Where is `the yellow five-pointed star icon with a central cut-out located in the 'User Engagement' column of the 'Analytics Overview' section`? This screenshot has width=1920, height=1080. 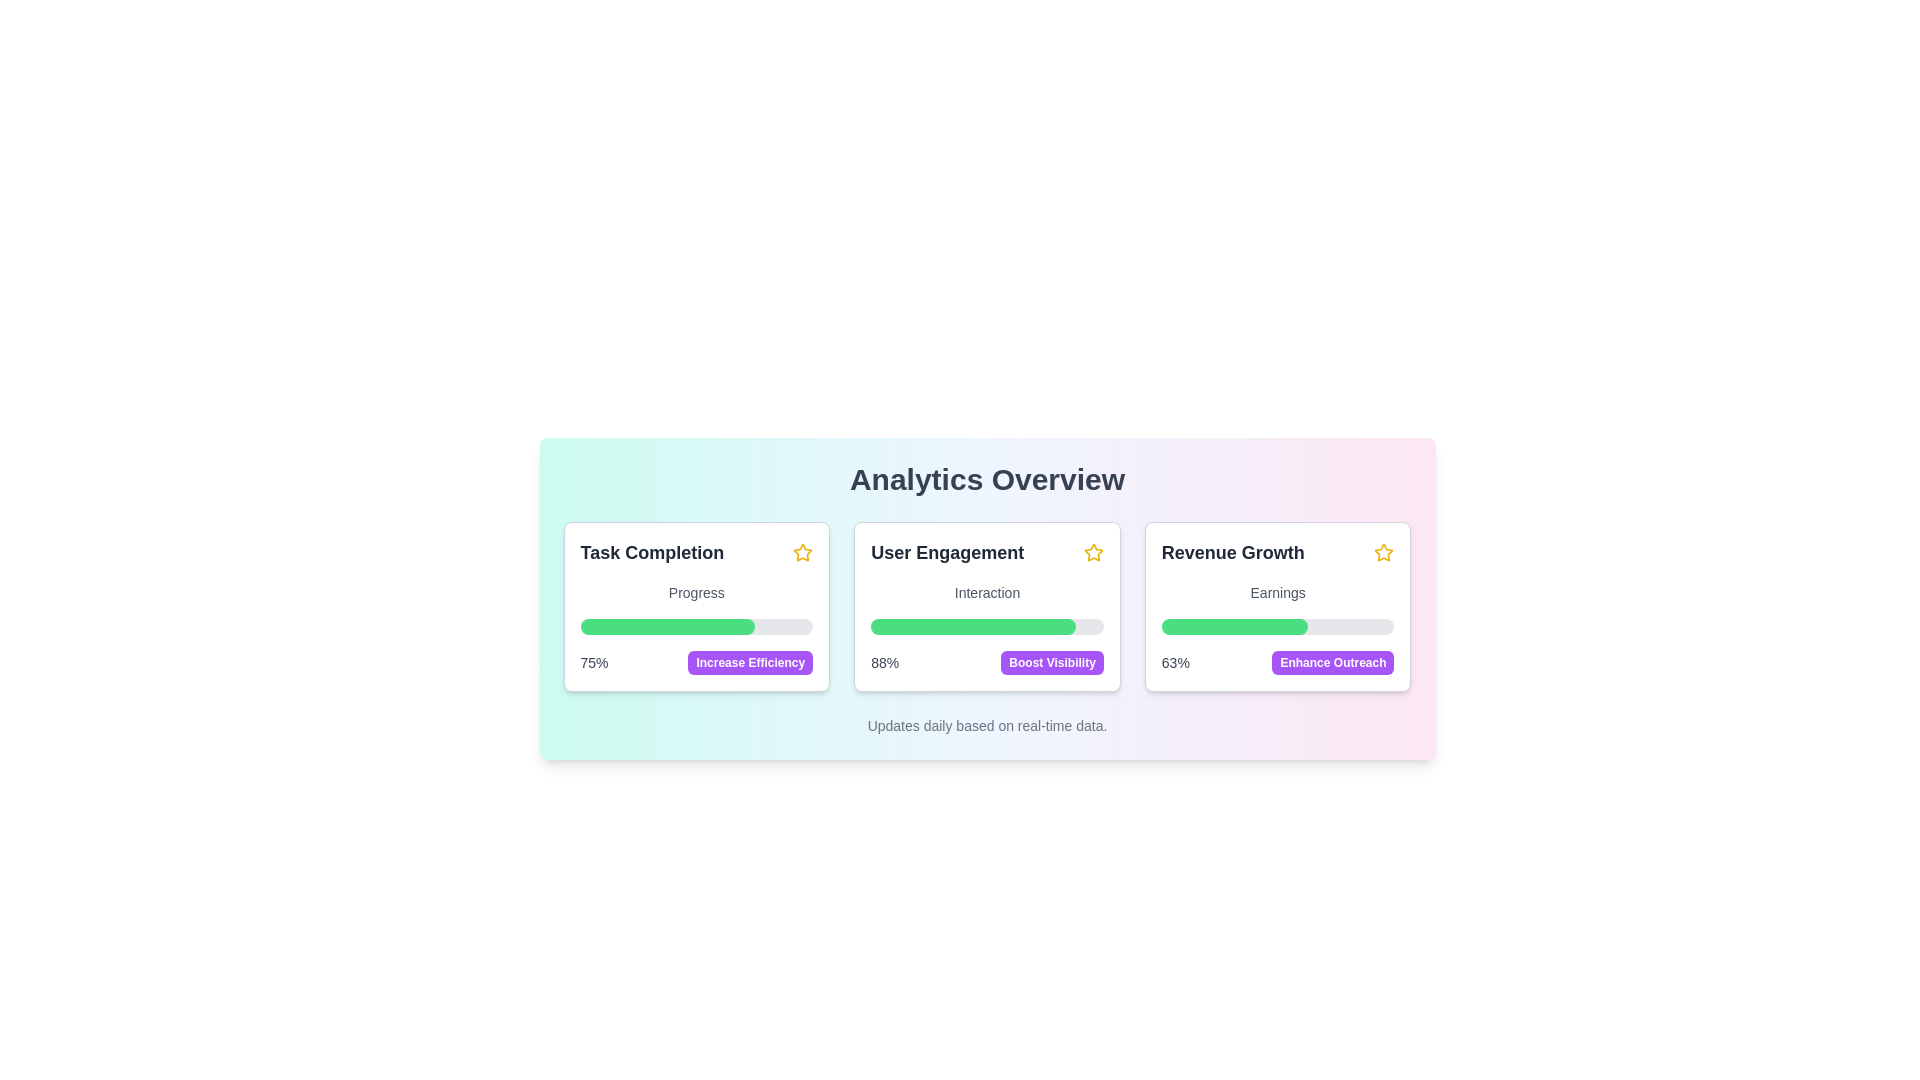
the yellow five-pointed star icon with a central cut-out located in the 'User Engagement' column of the 'Analytics Overview' section is located at coordinates (803, 552).